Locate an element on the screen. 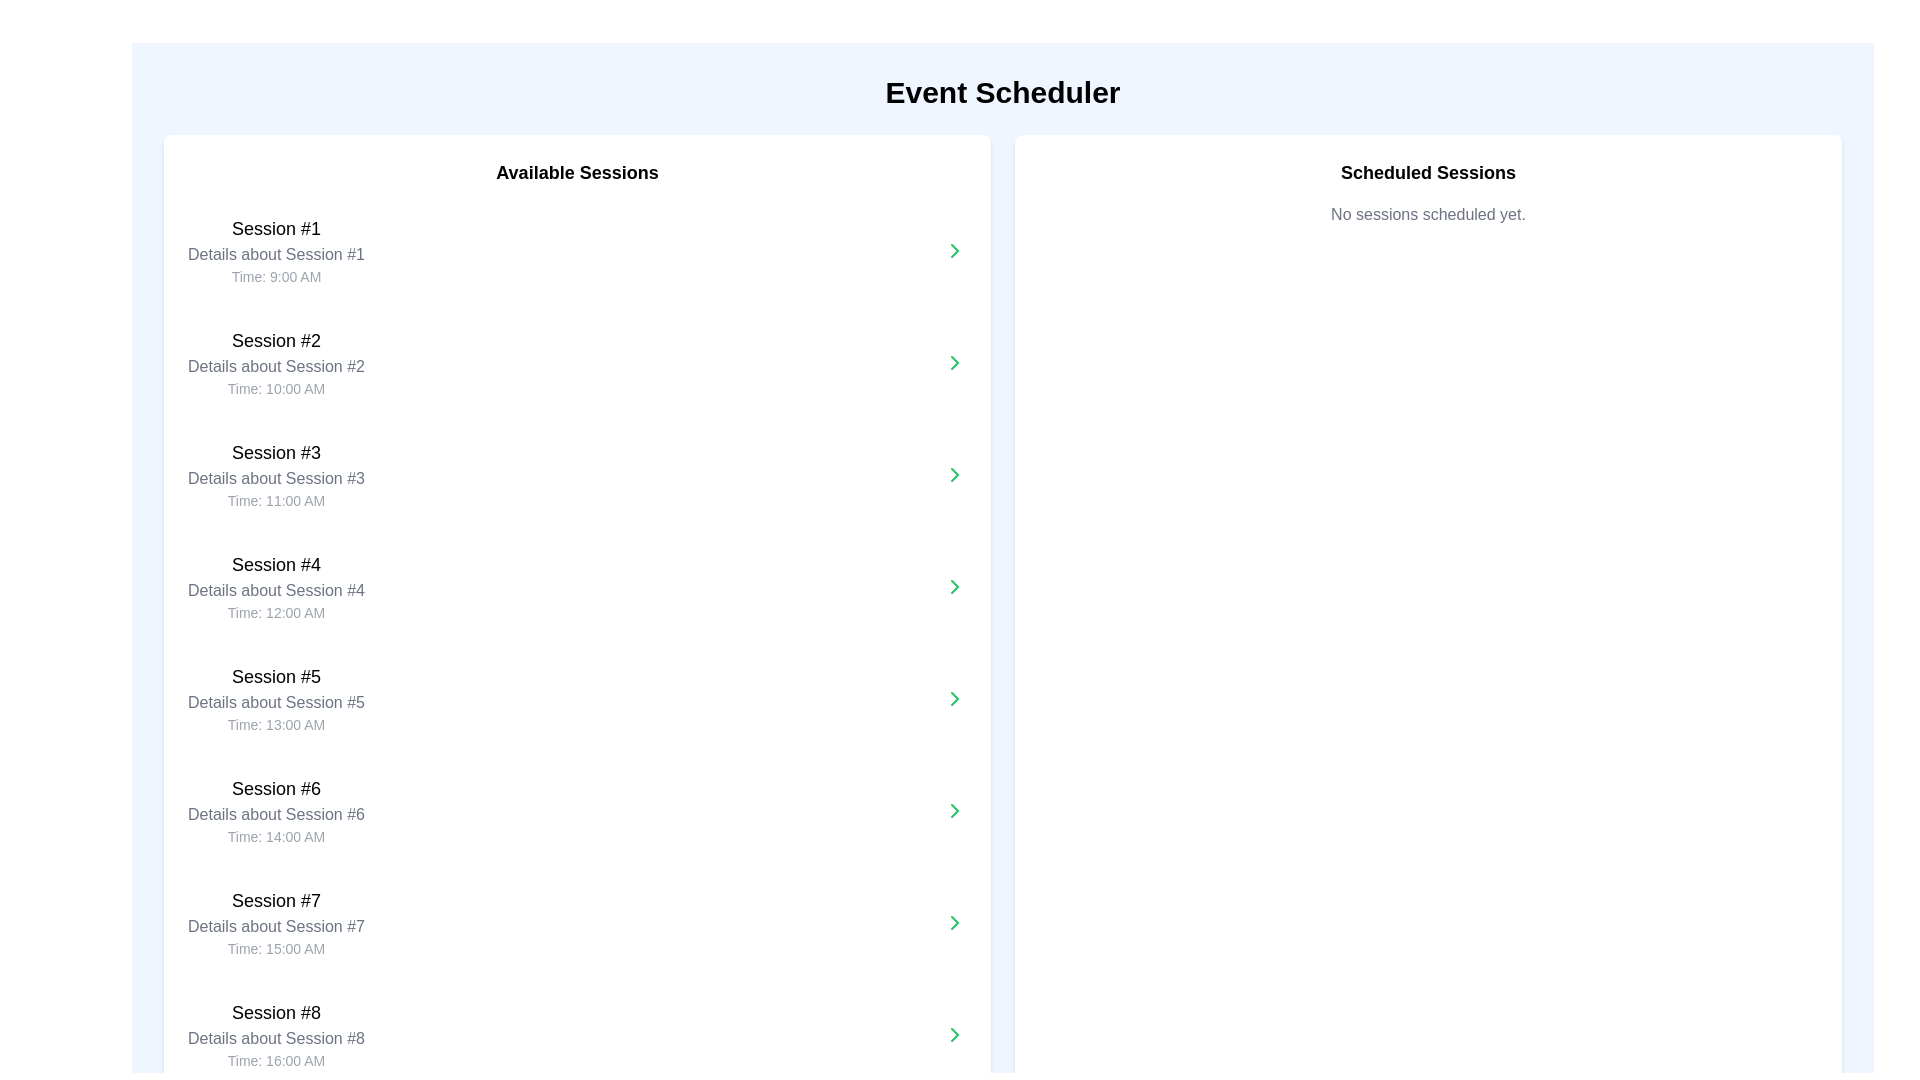 The height and width of the screenshot is (1080, 1920). the text displaying the scheduled time for 'Session #8', located at the bottom of the block dedicated to this session is located at coordinates (275, 1059).